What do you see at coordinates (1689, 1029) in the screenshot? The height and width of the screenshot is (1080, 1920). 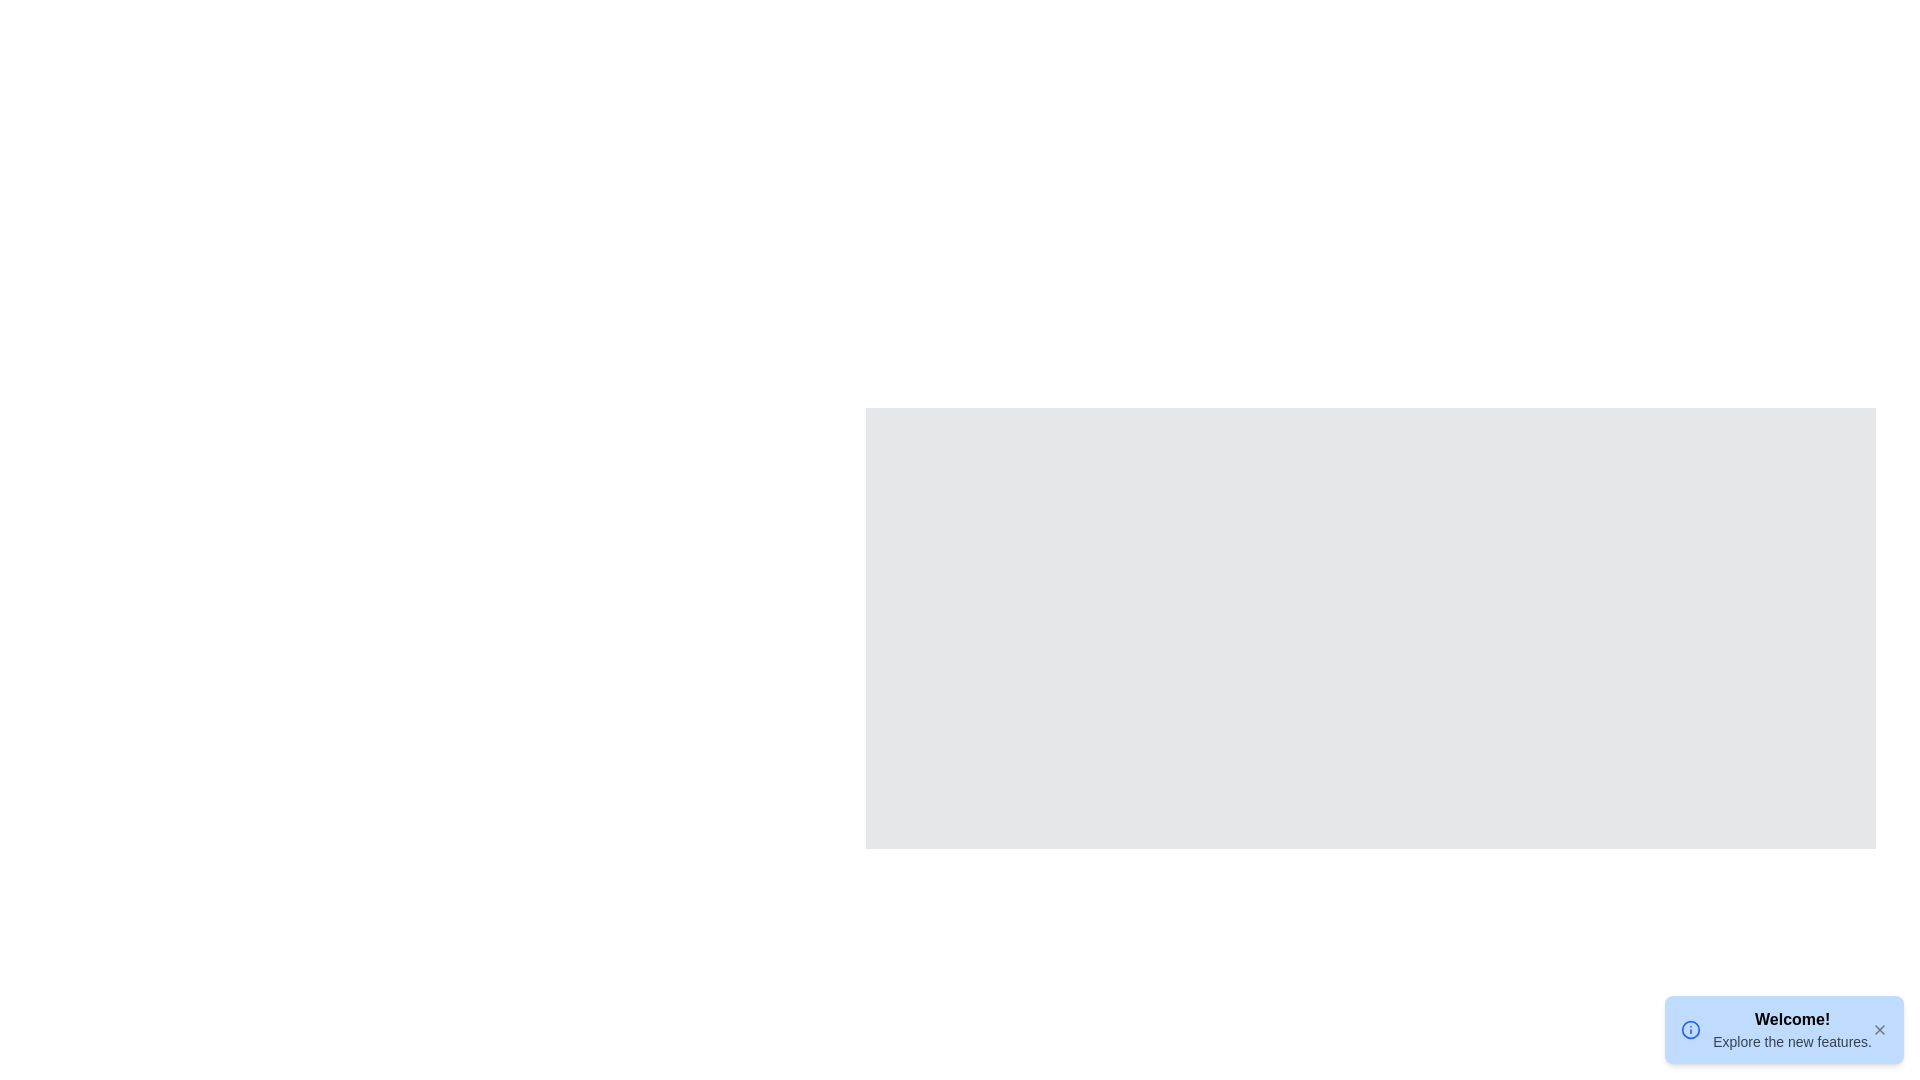 I see `the prominent circular icon with a thin blue border and a central dot, located on the left side of the 'Welcome!' notification panel` at bounding box center [1689, 1029].